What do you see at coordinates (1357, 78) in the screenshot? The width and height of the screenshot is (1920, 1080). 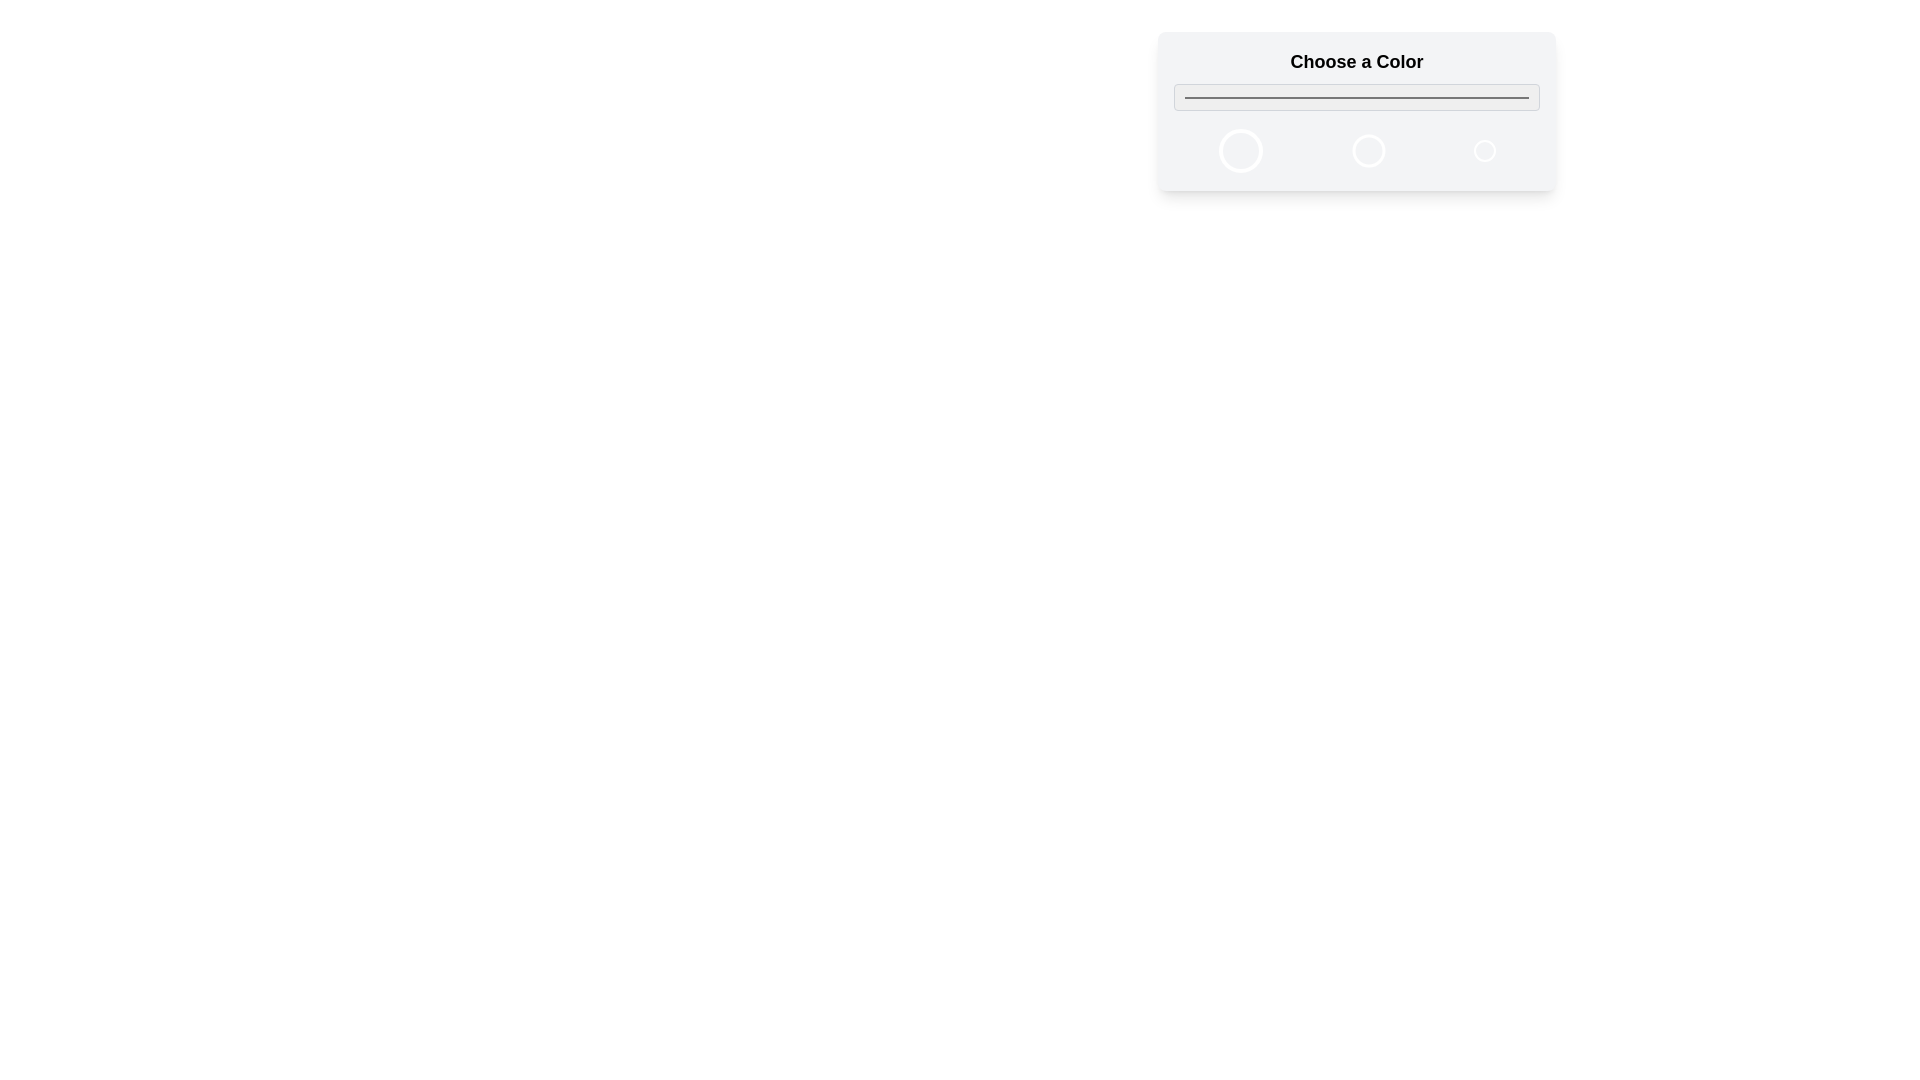 I see `the static text label that serves as a descriptive title for the input area below it, guiding the user to interact with the input field underneath` at bounding box center [1357, 78].